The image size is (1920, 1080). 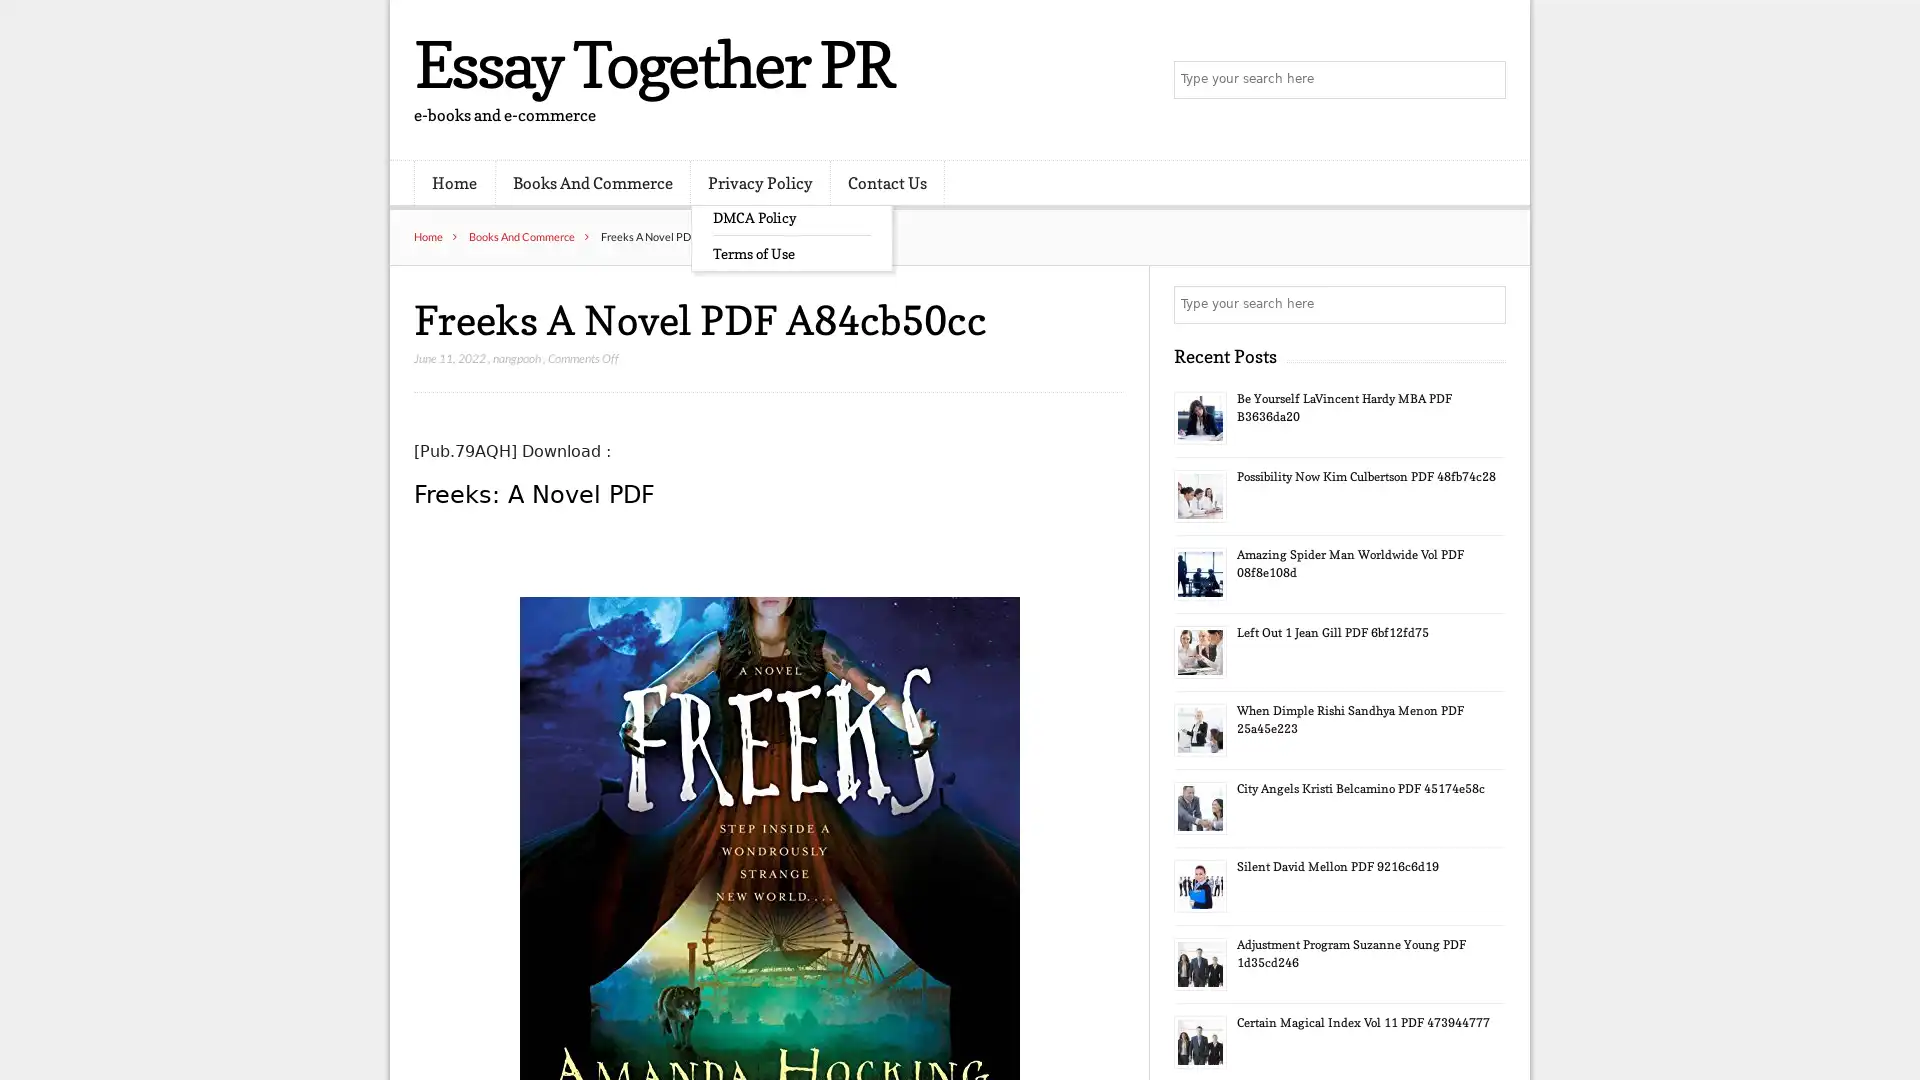 I want to click on Search, so click(x=1485, y=80).